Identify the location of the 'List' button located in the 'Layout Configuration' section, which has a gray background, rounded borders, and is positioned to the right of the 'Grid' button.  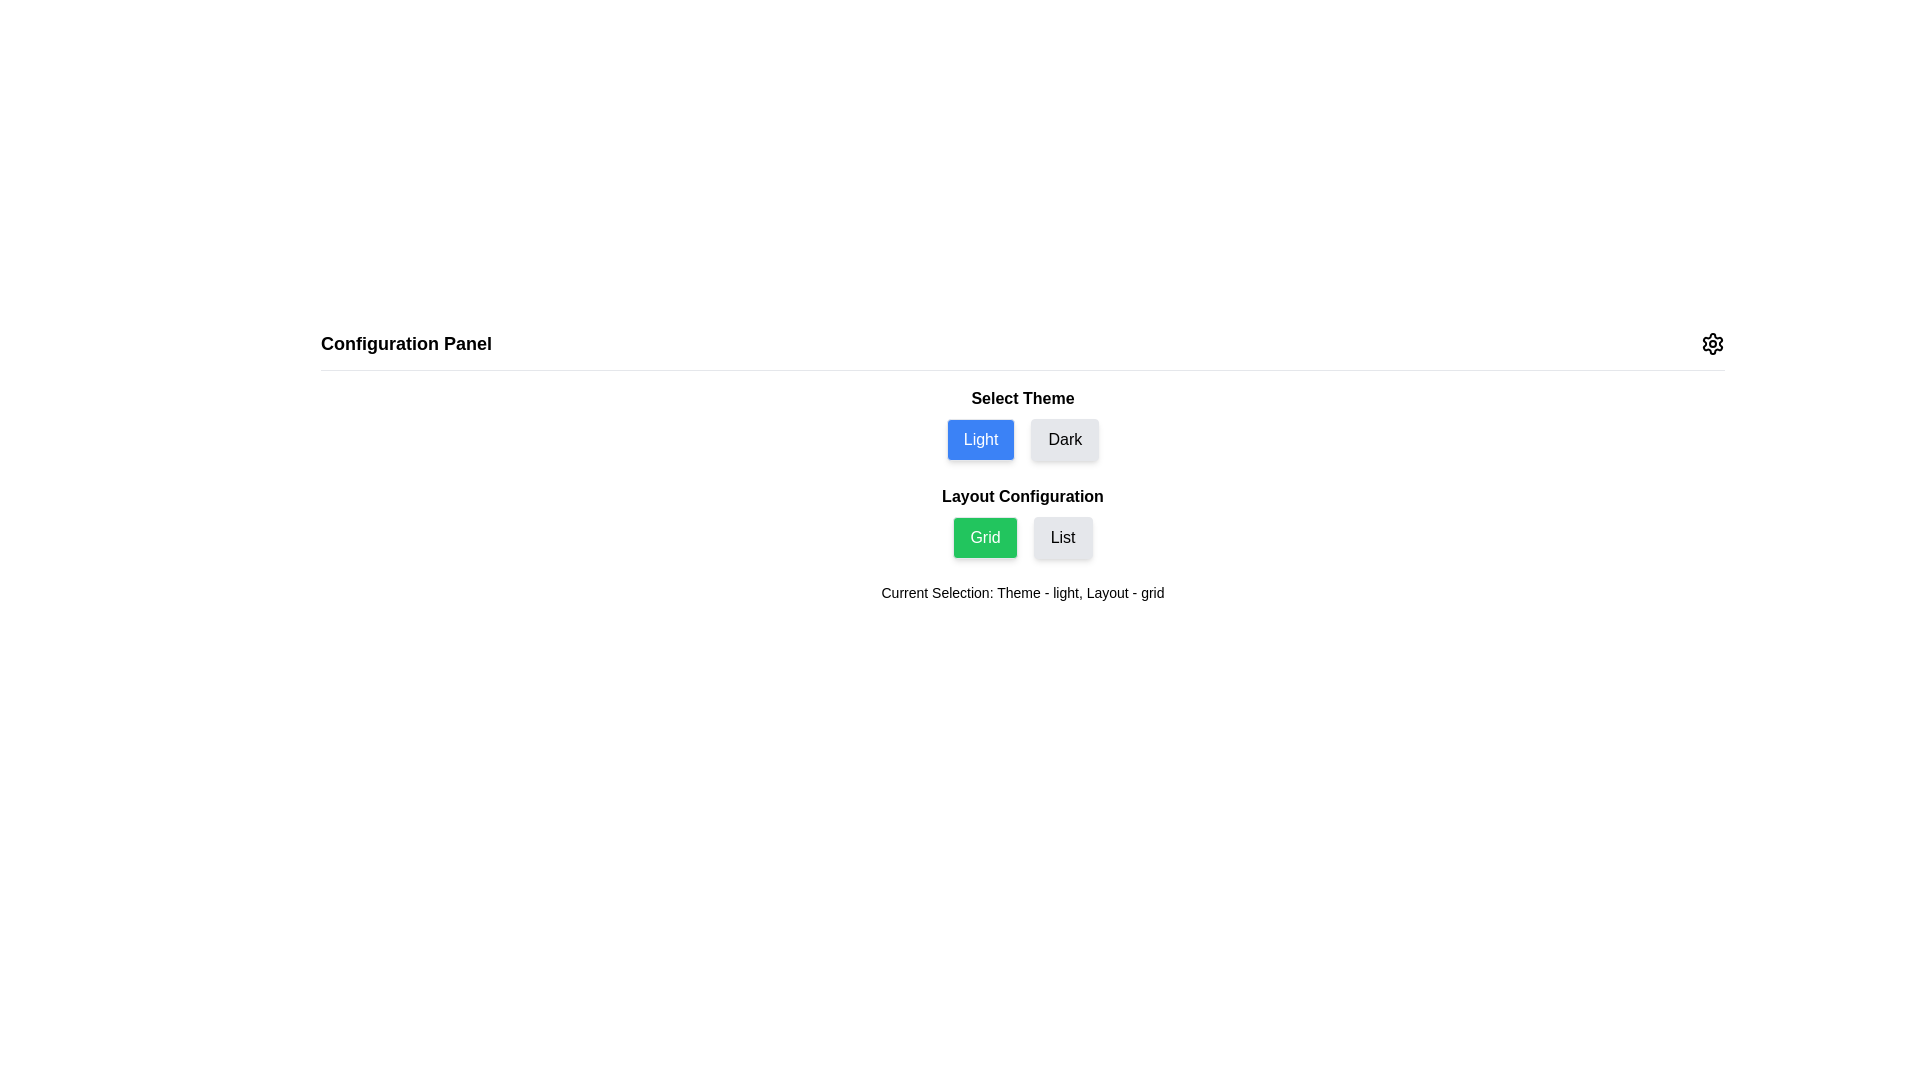
(1062, 536).